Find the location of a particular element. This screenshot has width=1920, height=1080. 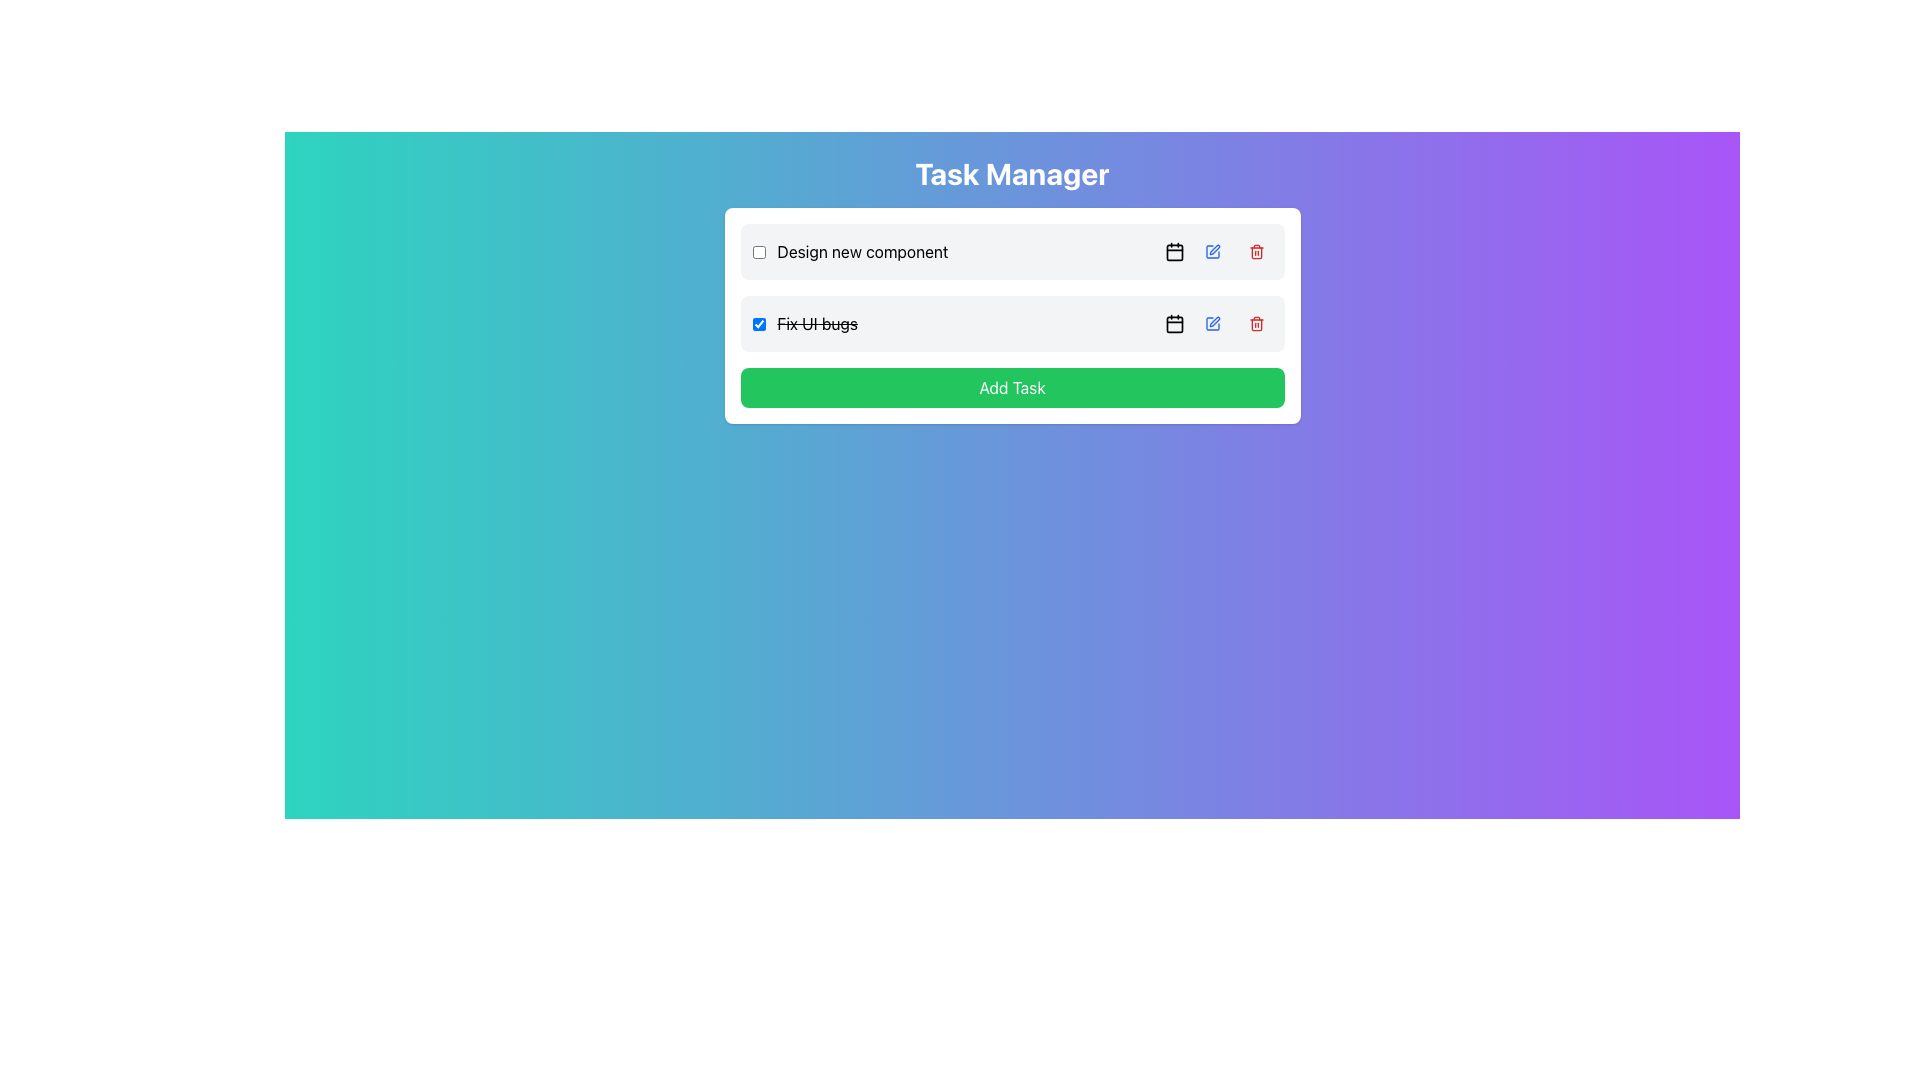

the edit button for the task labeled 'Design new component' is located at coordinates (1211, 250).